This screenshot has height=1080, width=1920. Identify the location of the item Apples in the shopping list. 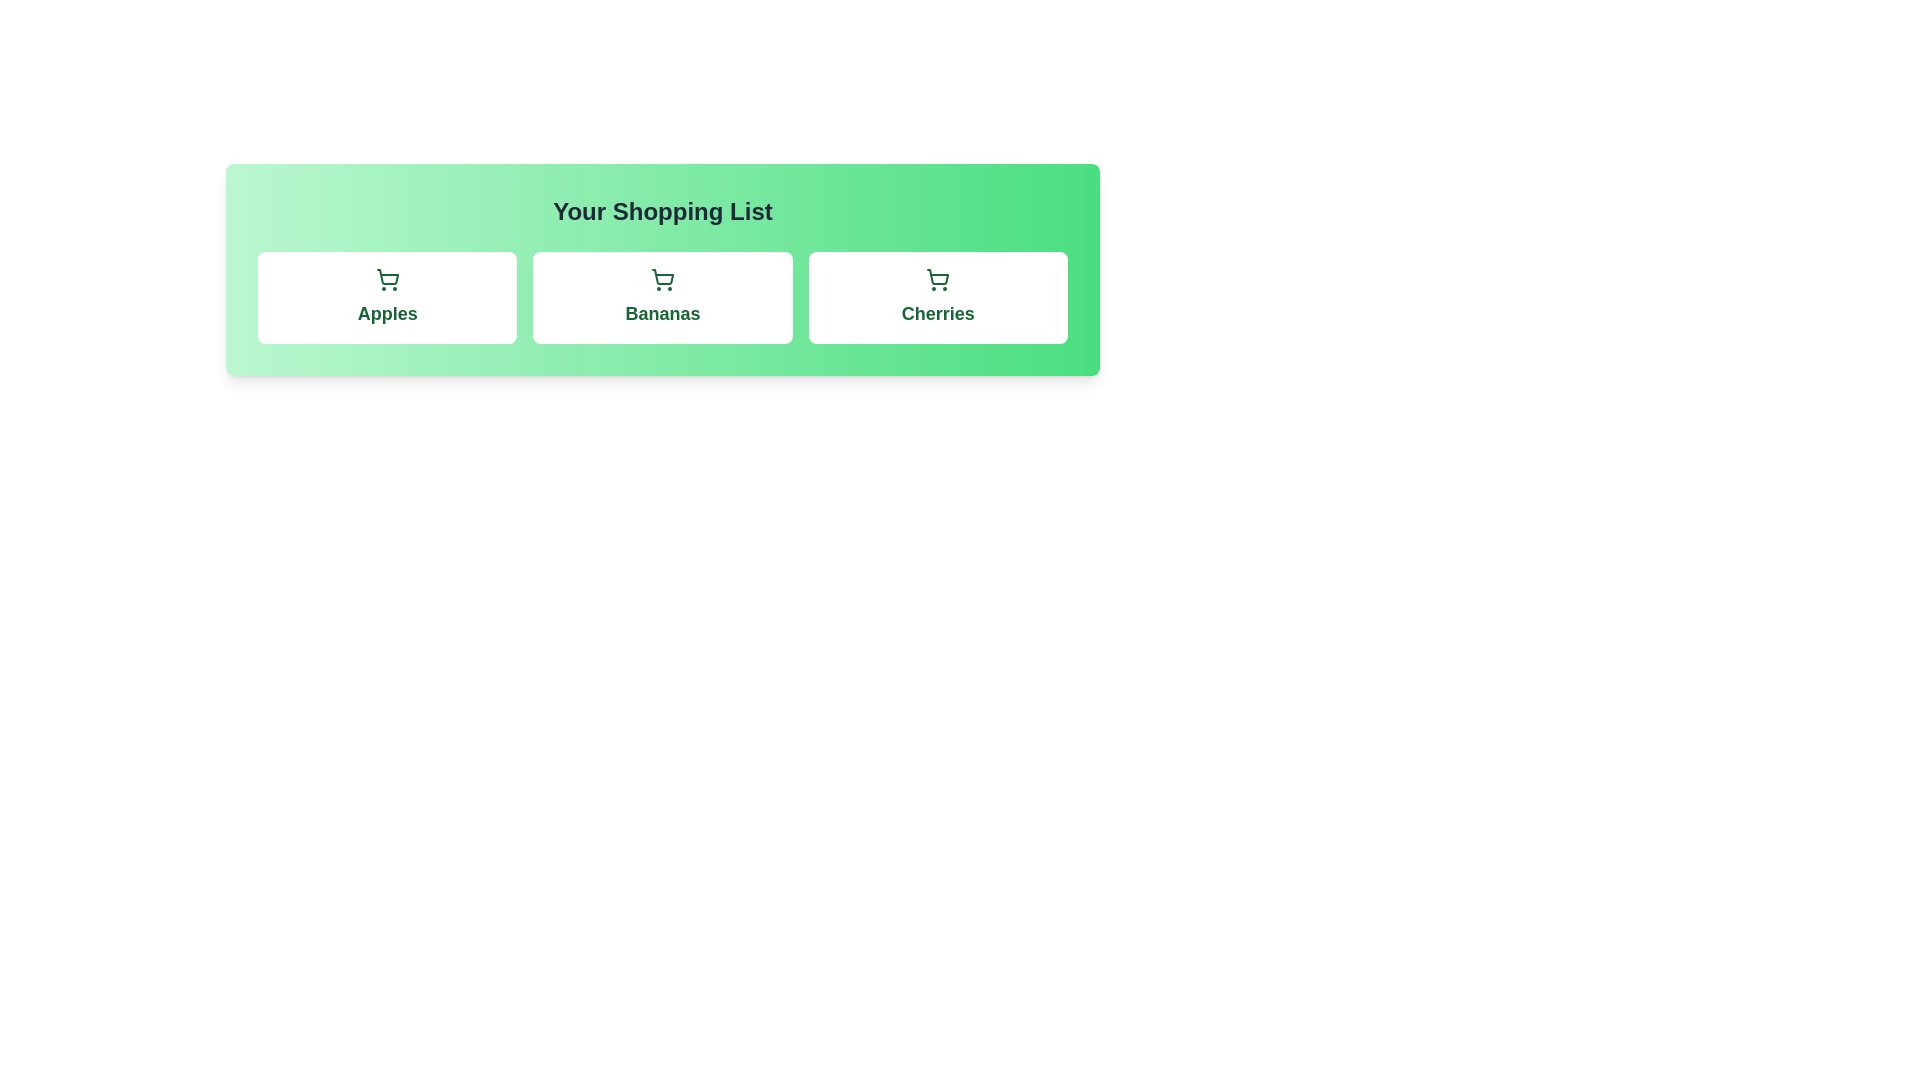
(387, 297).